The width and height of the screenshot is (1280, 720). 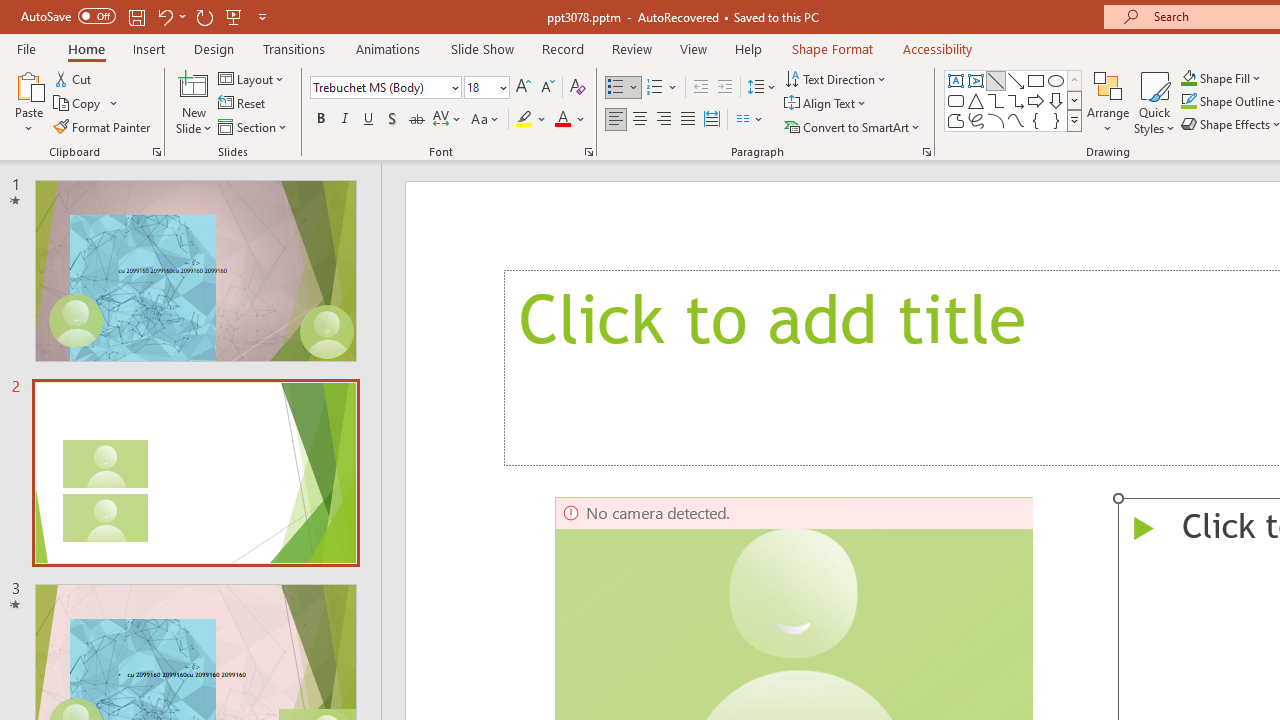 I want to click on 'Line', so click(x=995, y=80).